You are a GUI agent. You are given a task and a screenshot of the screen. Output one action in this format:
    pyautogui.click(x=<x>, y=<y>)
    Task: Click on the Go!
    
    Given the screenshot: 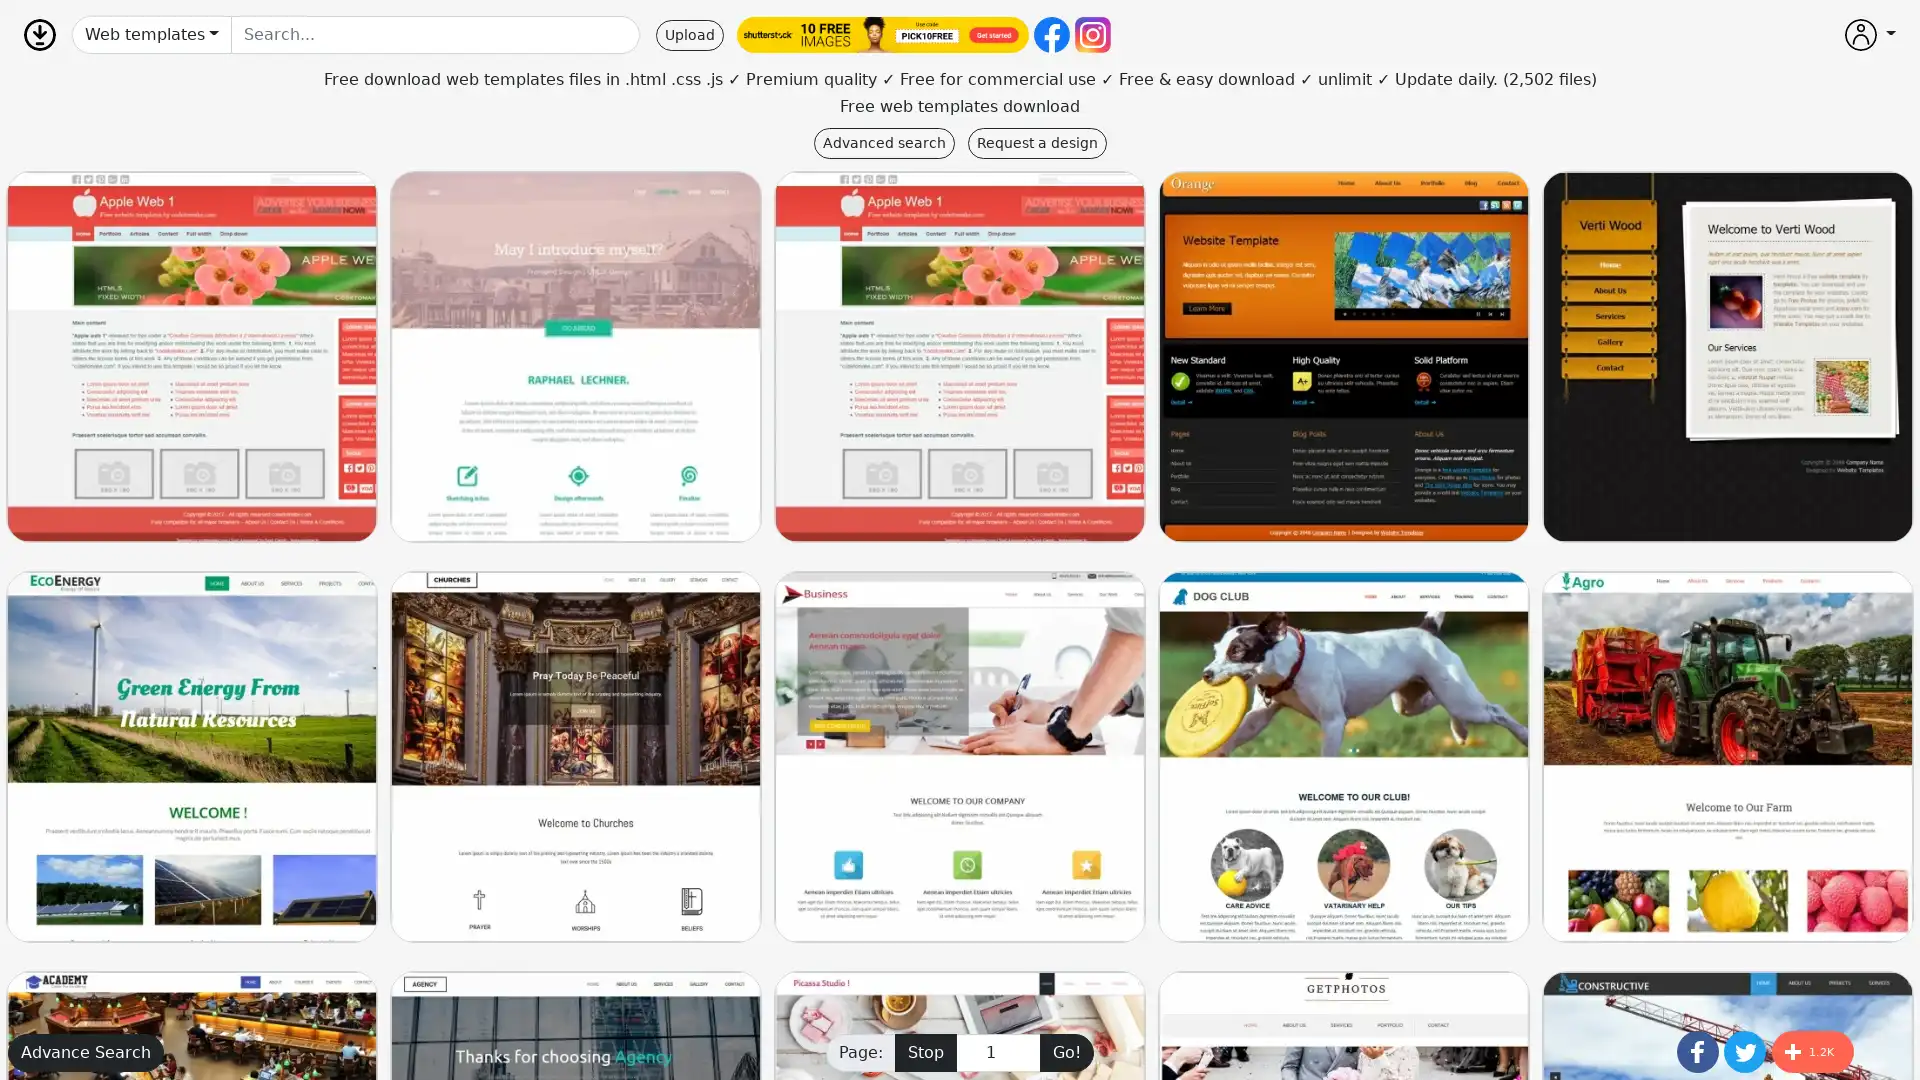 What is the action you would take?
    pyautogui.click(x=1065, y=1052)
    